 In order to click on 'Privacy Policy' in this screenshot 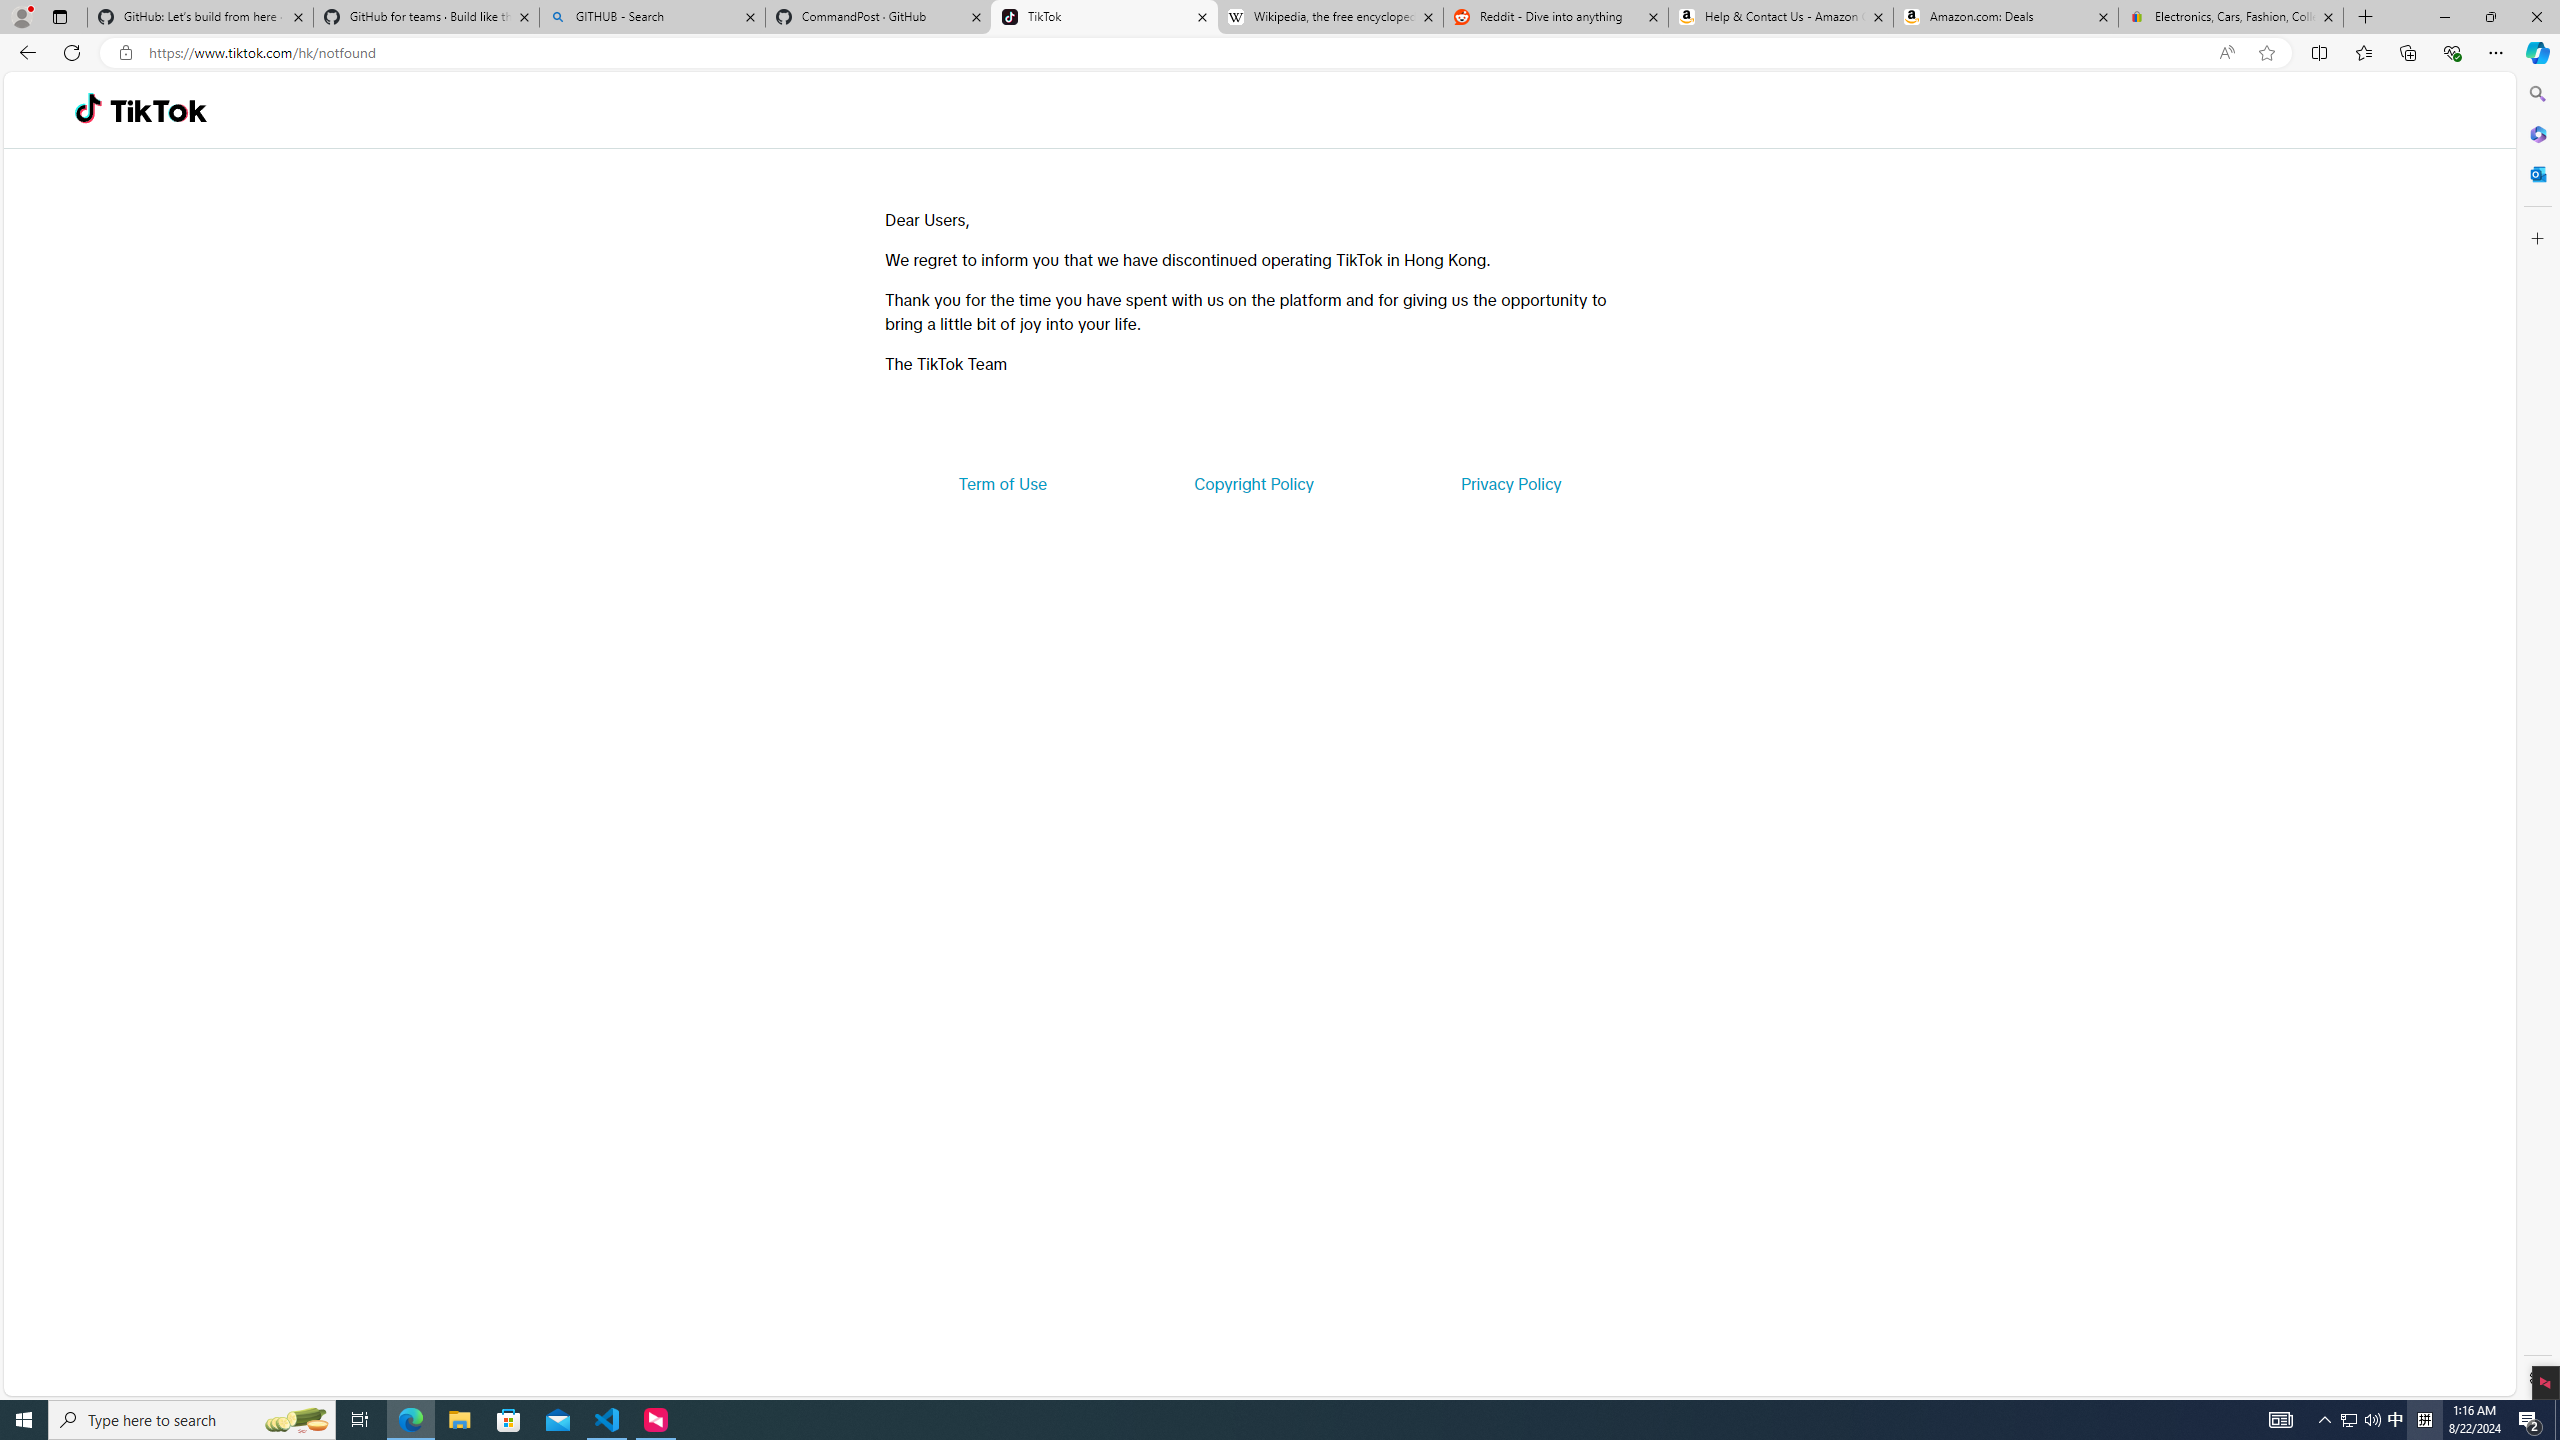, I will do `click(1509, 482)`.